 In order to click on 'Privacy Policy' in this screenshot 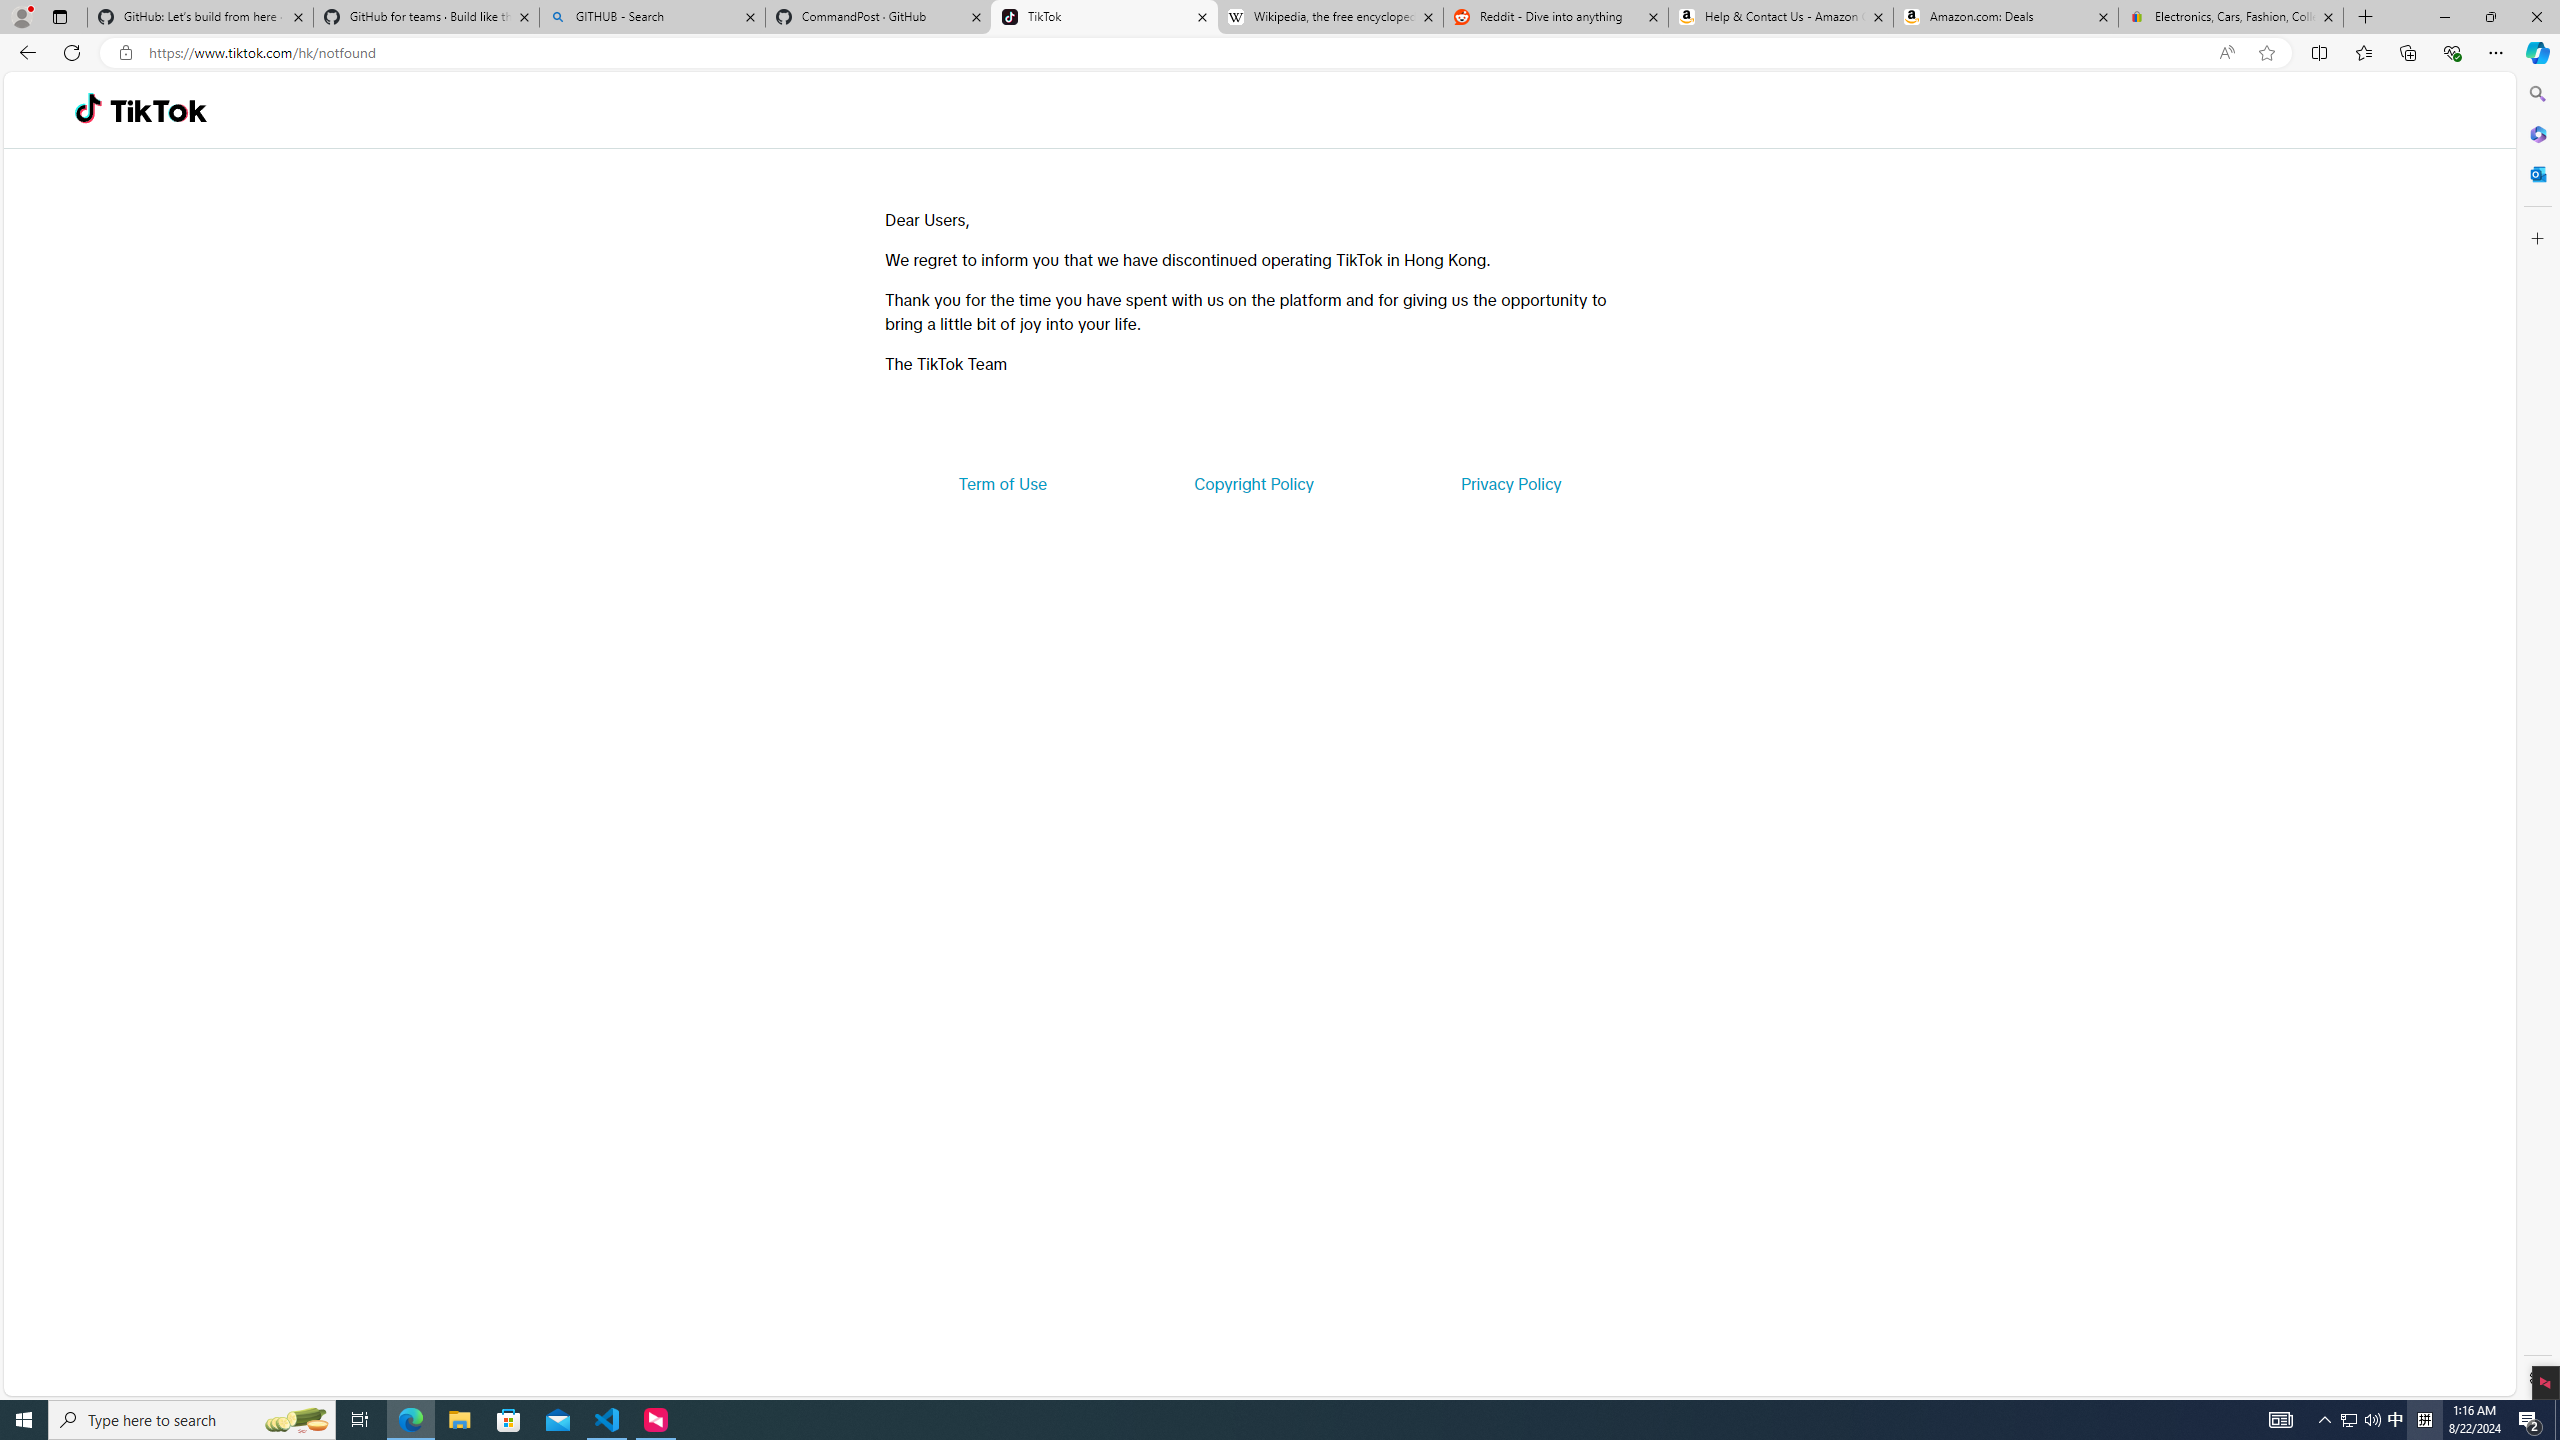, I will do `click(1509, 482)`.